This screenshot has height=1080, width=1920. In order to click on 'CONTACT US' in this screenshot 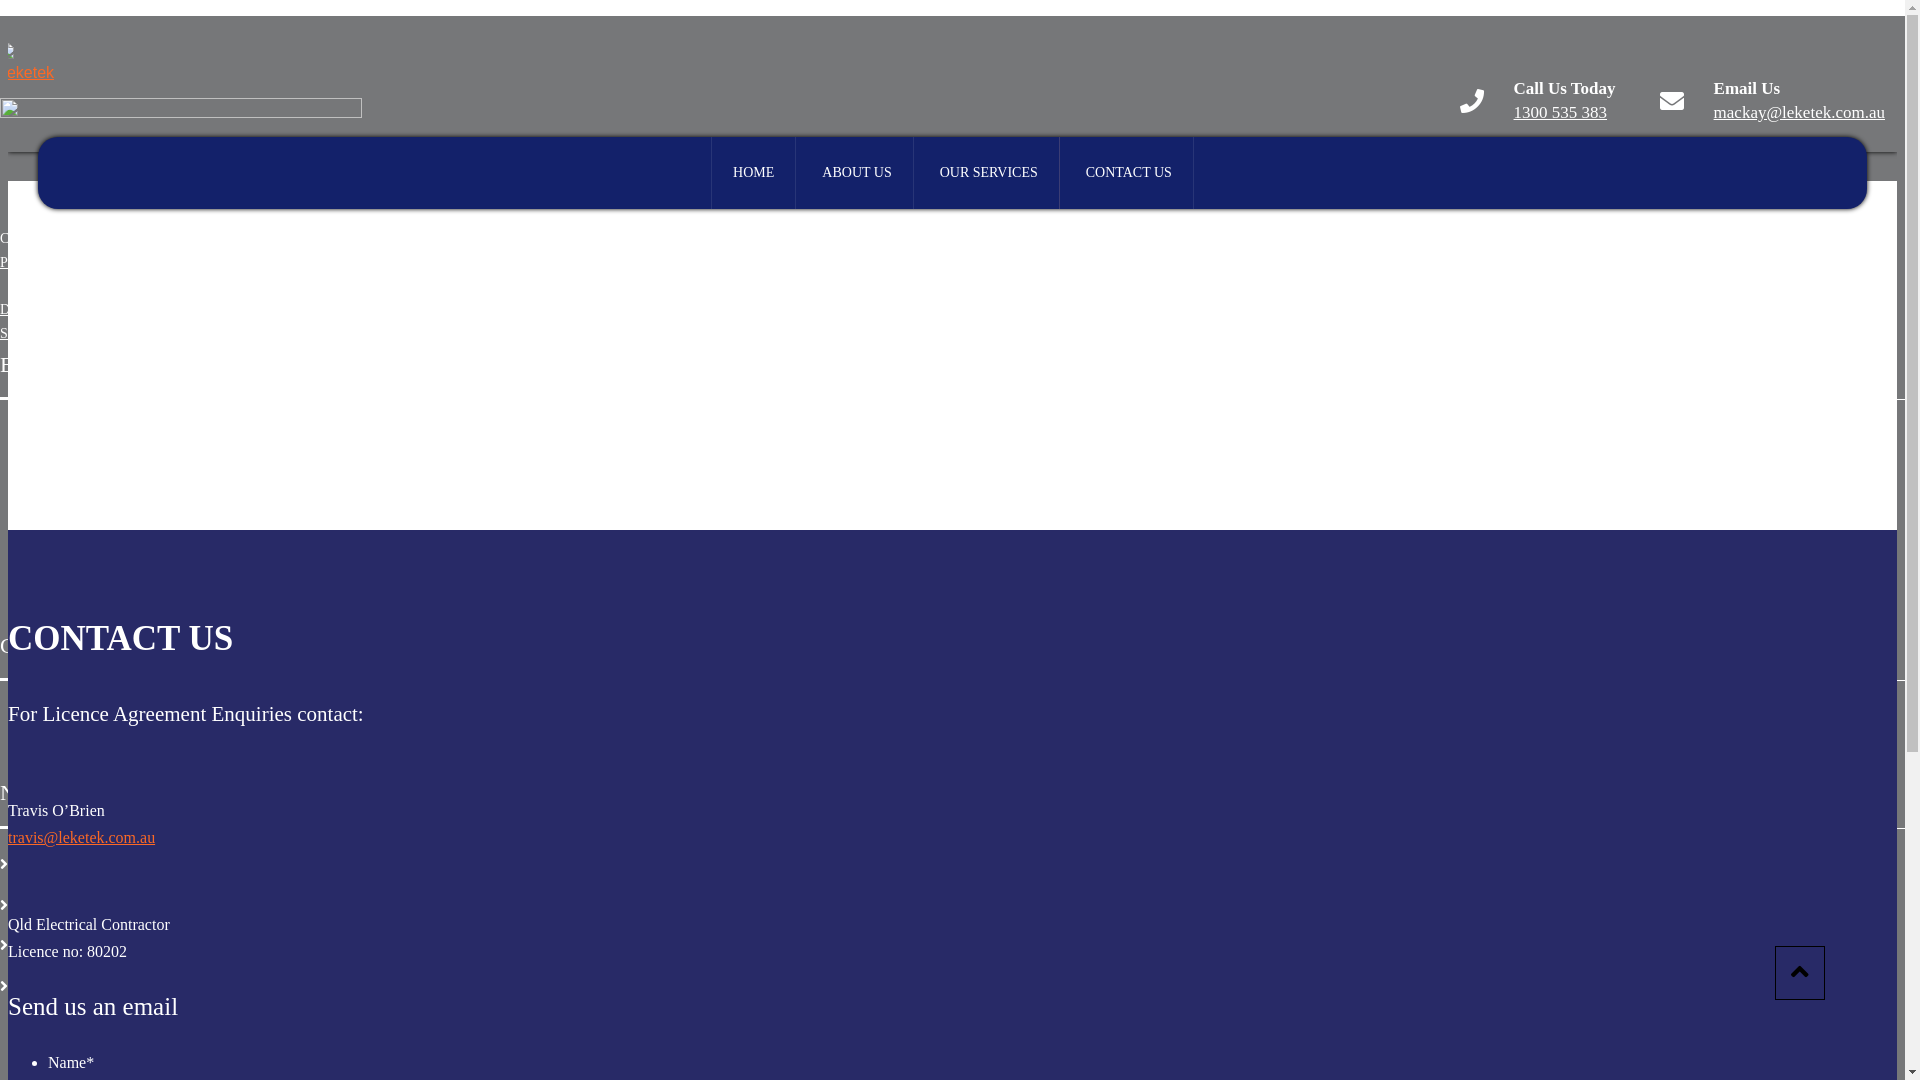, I will do `click(1128, 172)`.